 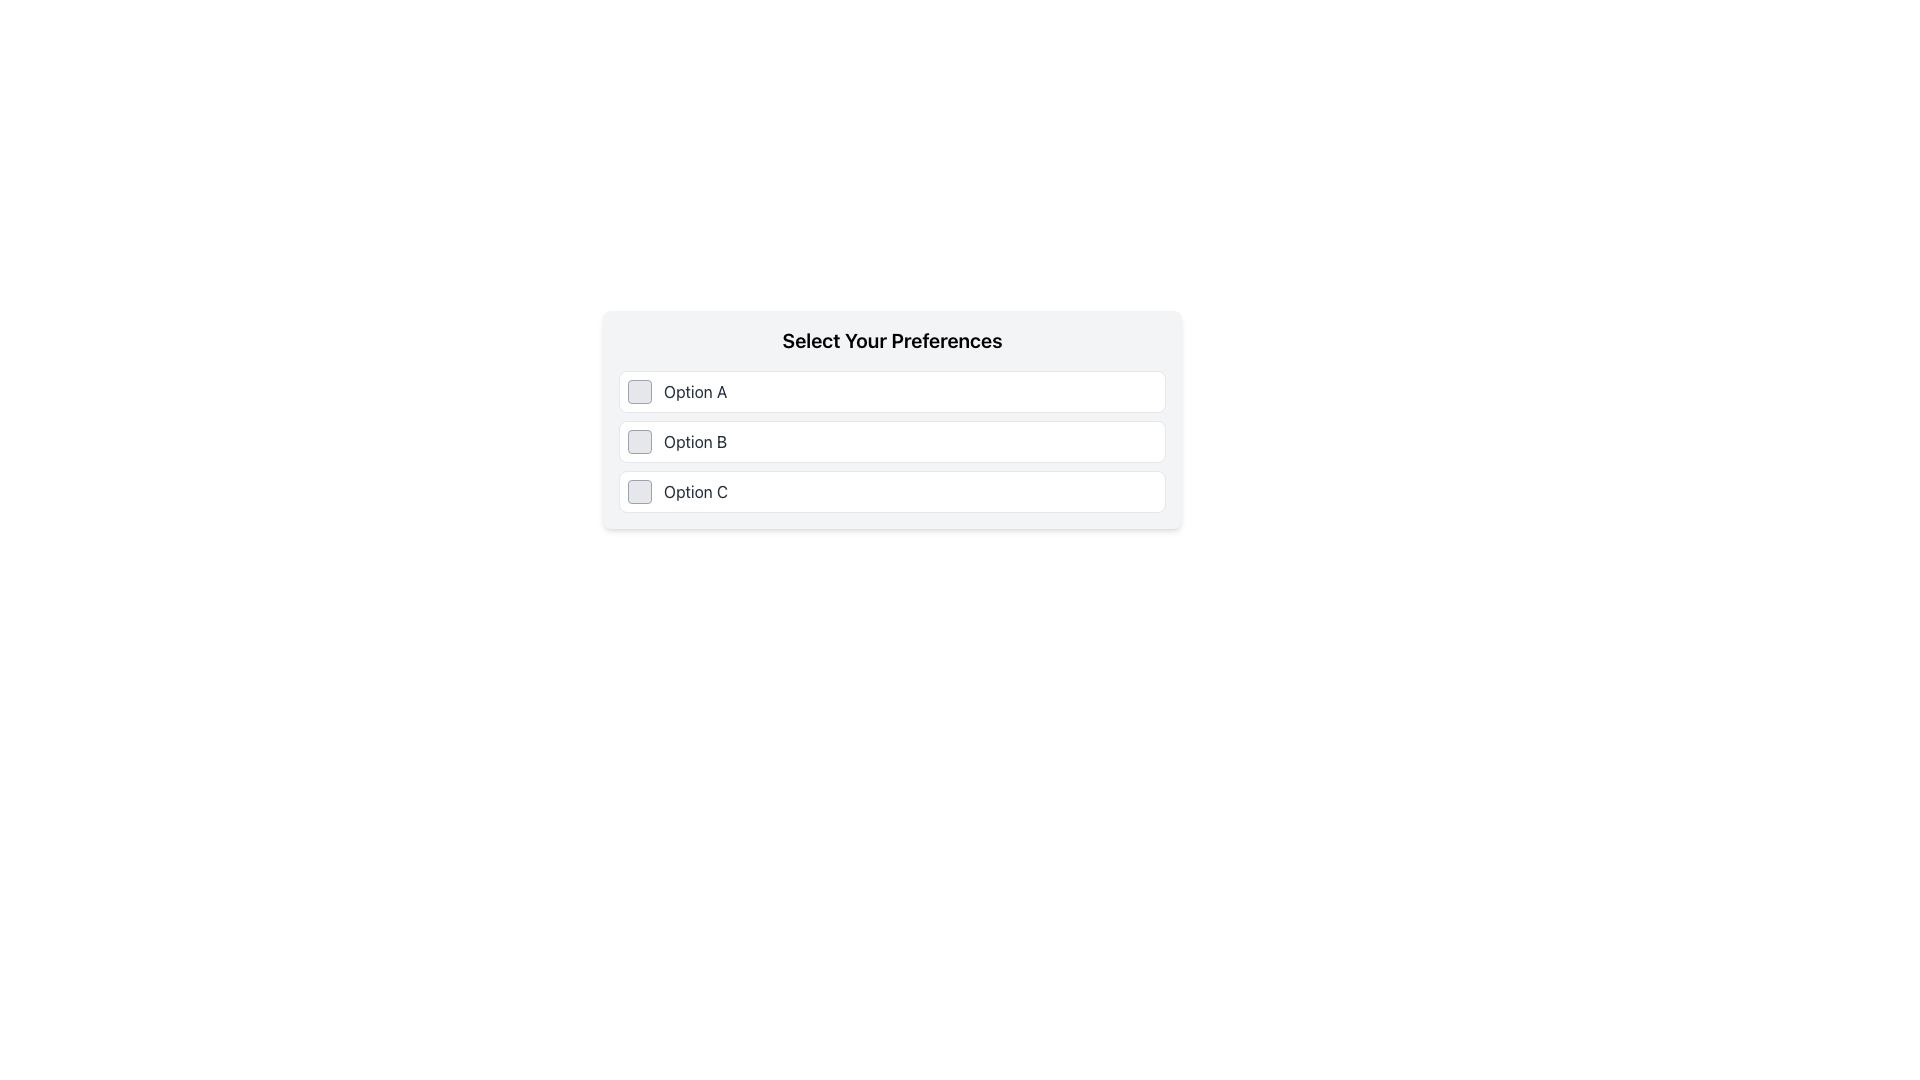 What do you see at coordinates (638, 392) in the screenshot?
I see `the interactive checkbox located to the left of the label 'Option A'` at bounding box center [638, 392].